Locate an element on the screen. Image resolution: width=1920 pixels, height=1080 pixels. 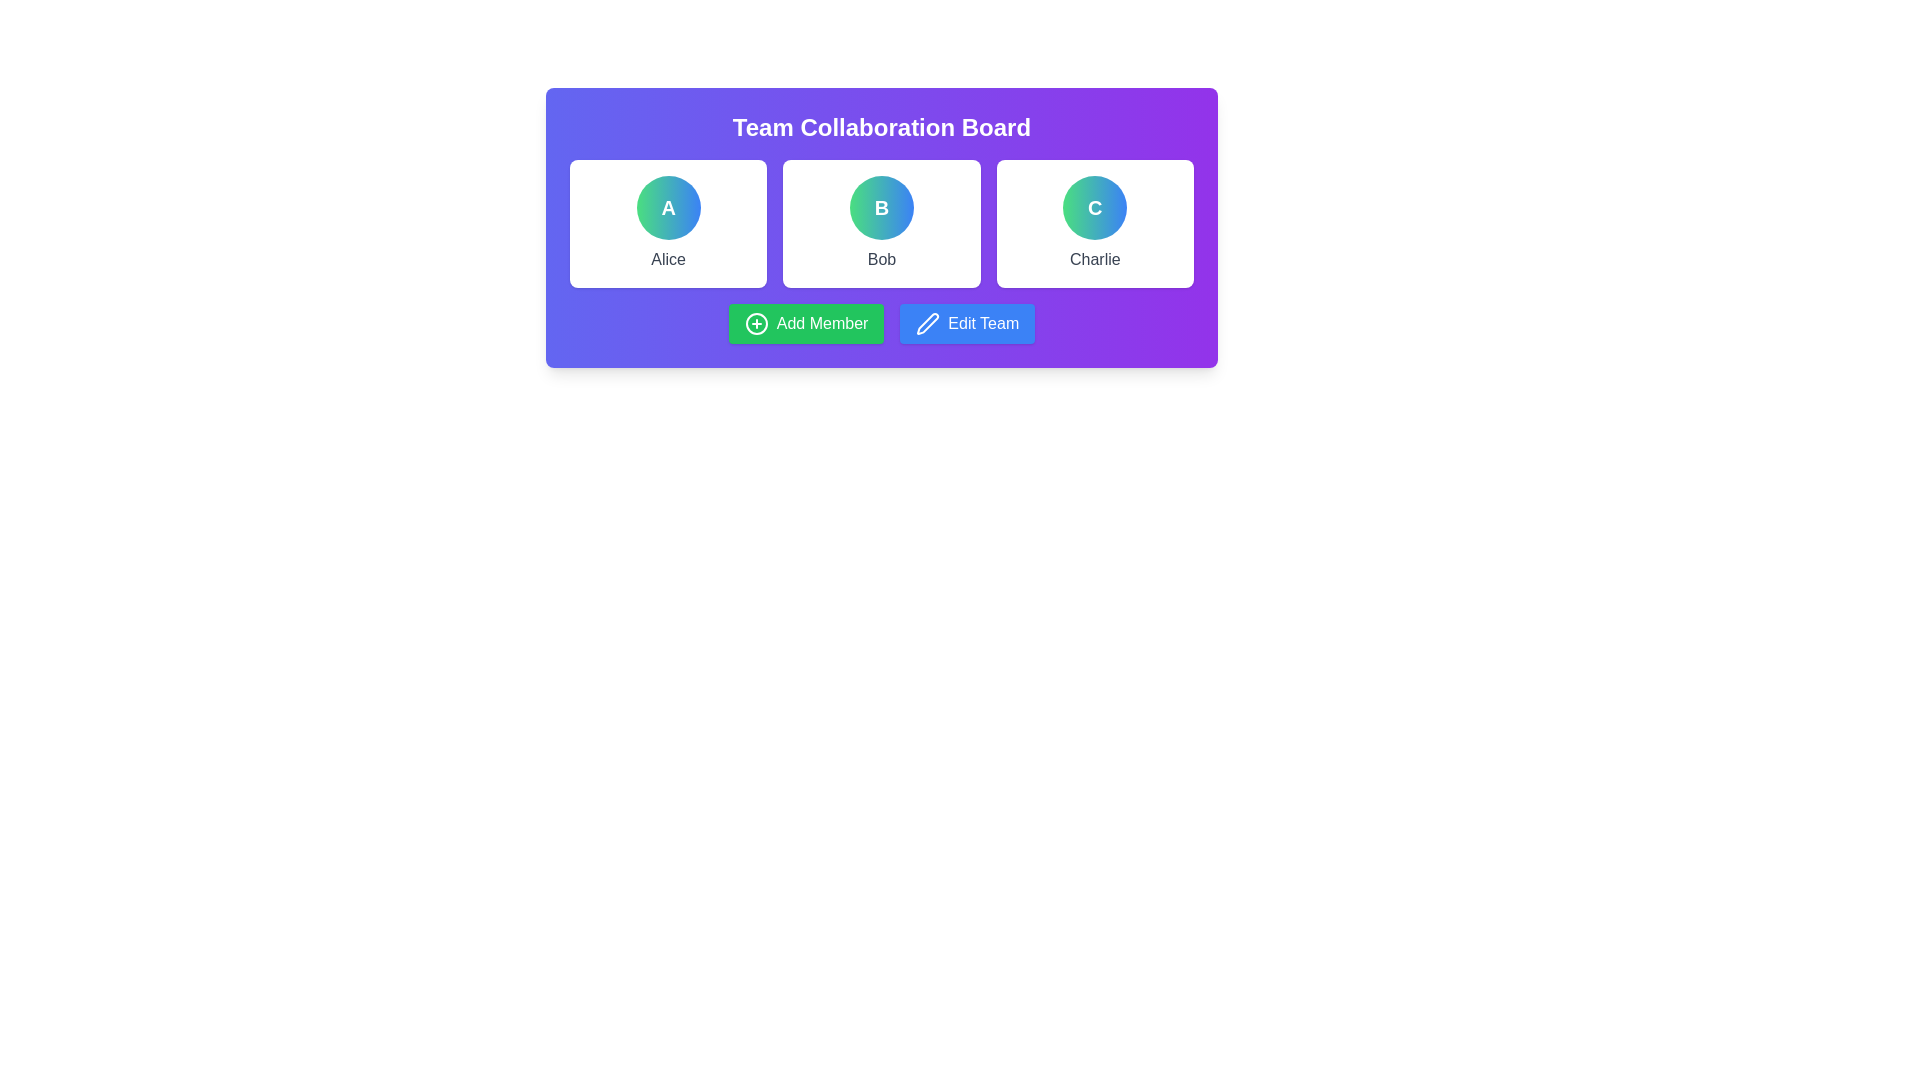
the edit team button located to the right of the 'Add Member' button on the Team Collaboration Board is located at coordinates (967, 323).